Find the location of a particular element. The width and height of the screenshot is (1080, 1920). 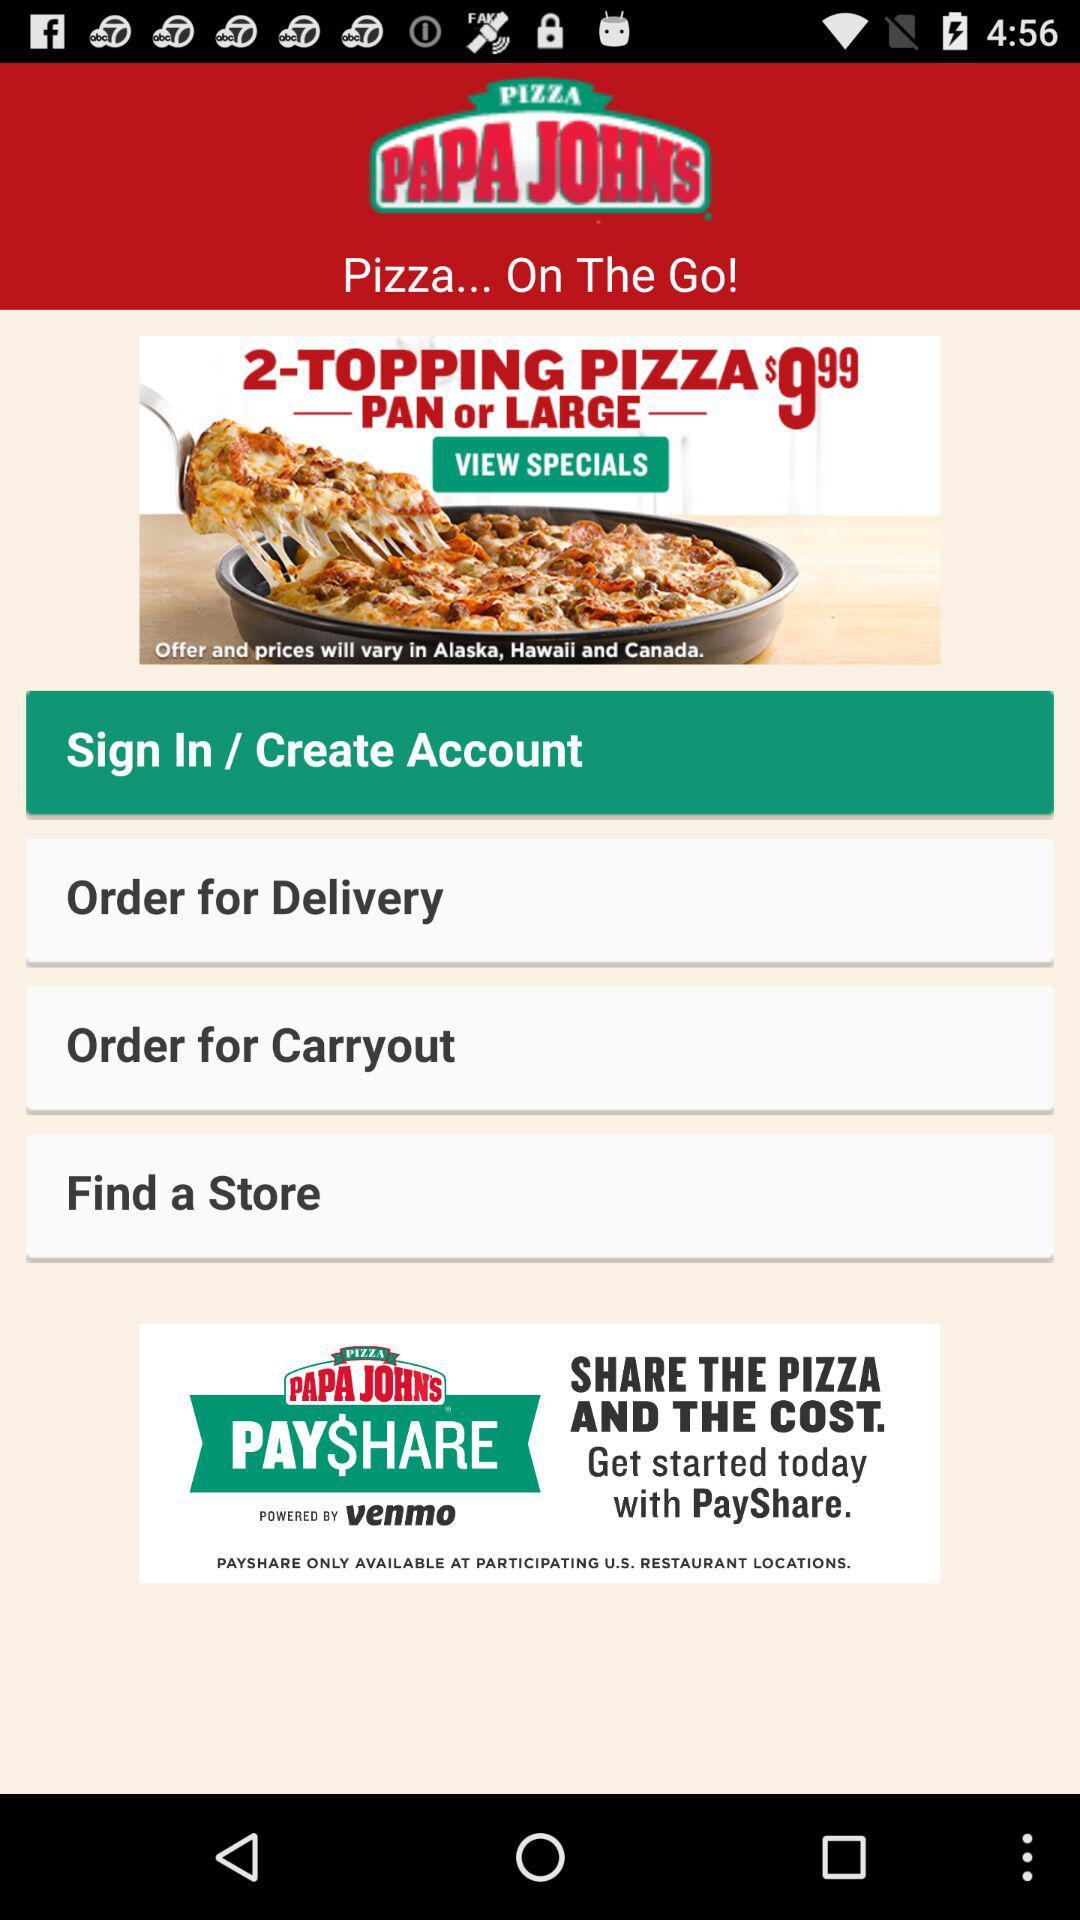

find a store is located at coordinates (540, 1198).